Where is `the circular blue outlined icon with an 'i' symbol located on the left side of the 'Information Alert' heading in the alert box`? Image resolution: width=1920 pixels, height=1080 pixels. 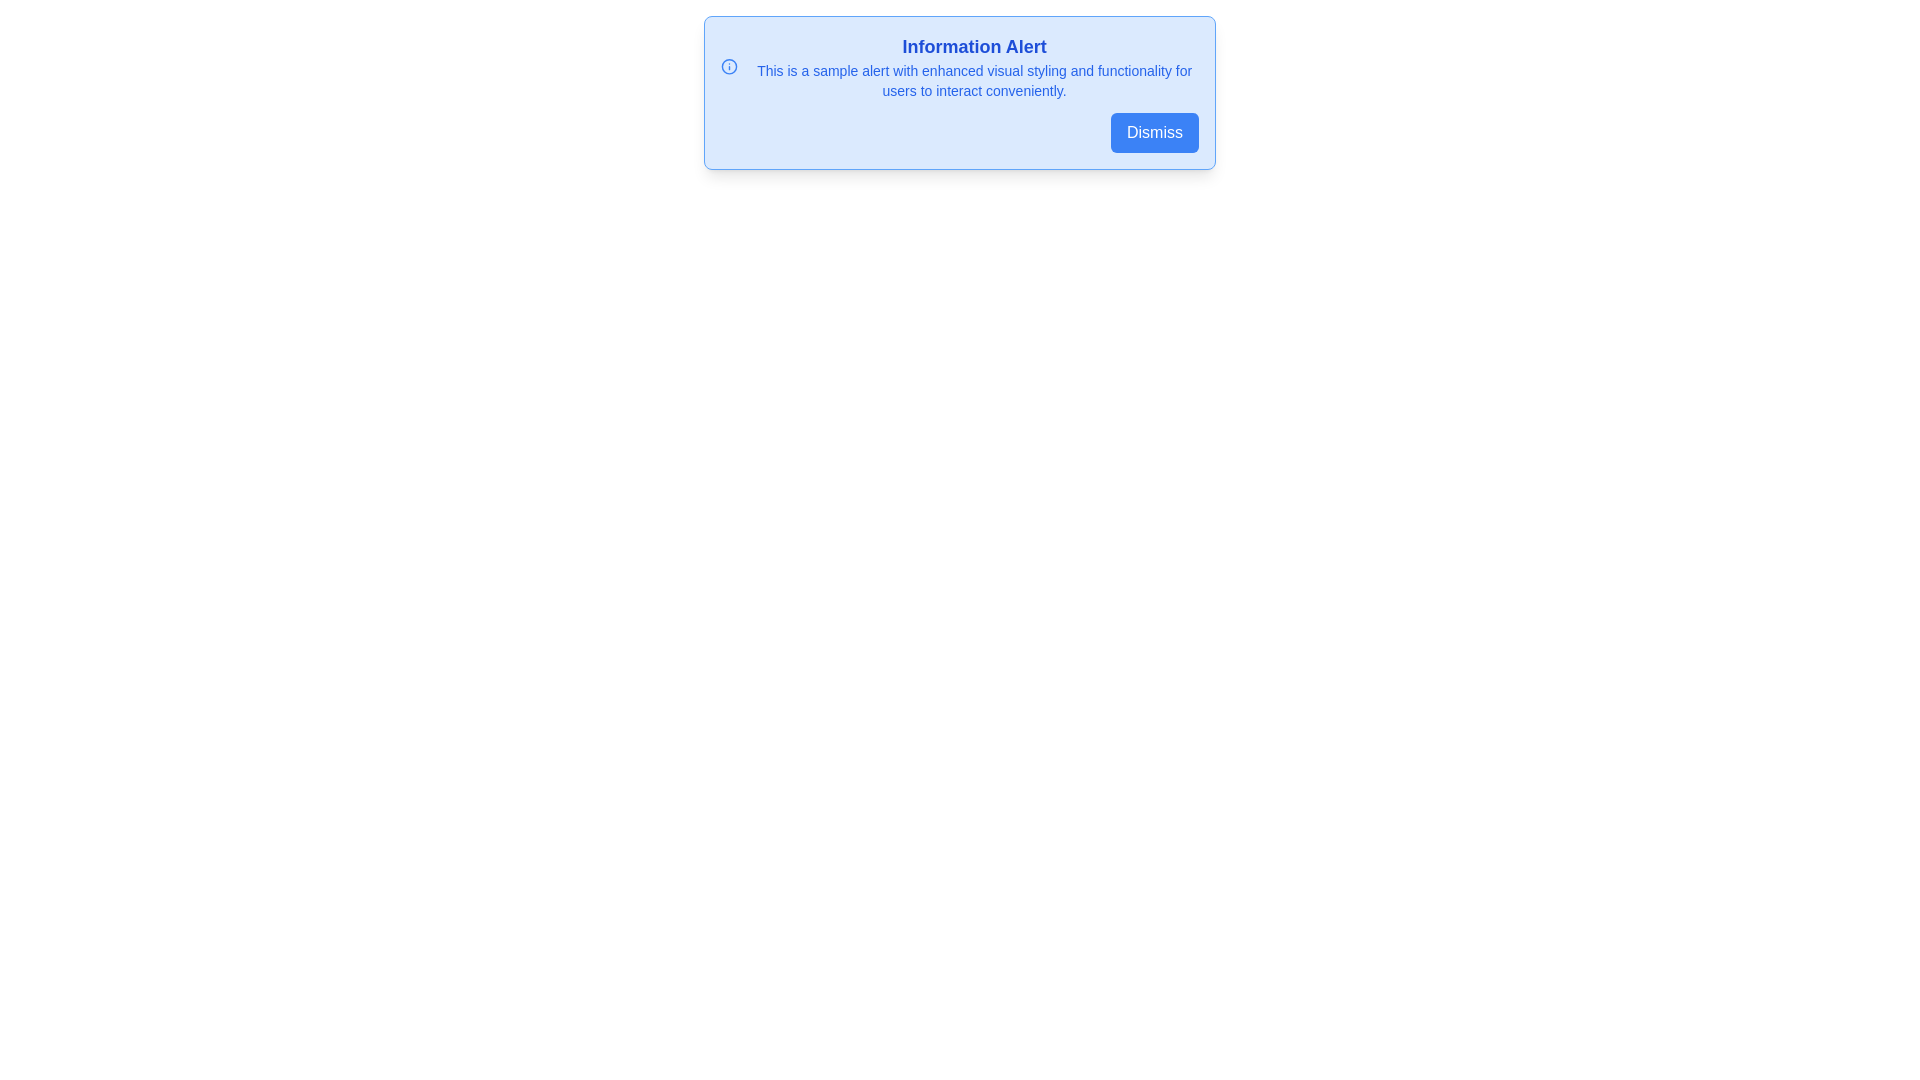
the circular blue outlined icon with an 'i' symbol located on the left side of the 'Information Alert' heading in the alert box is located at coordinates (728, 65).